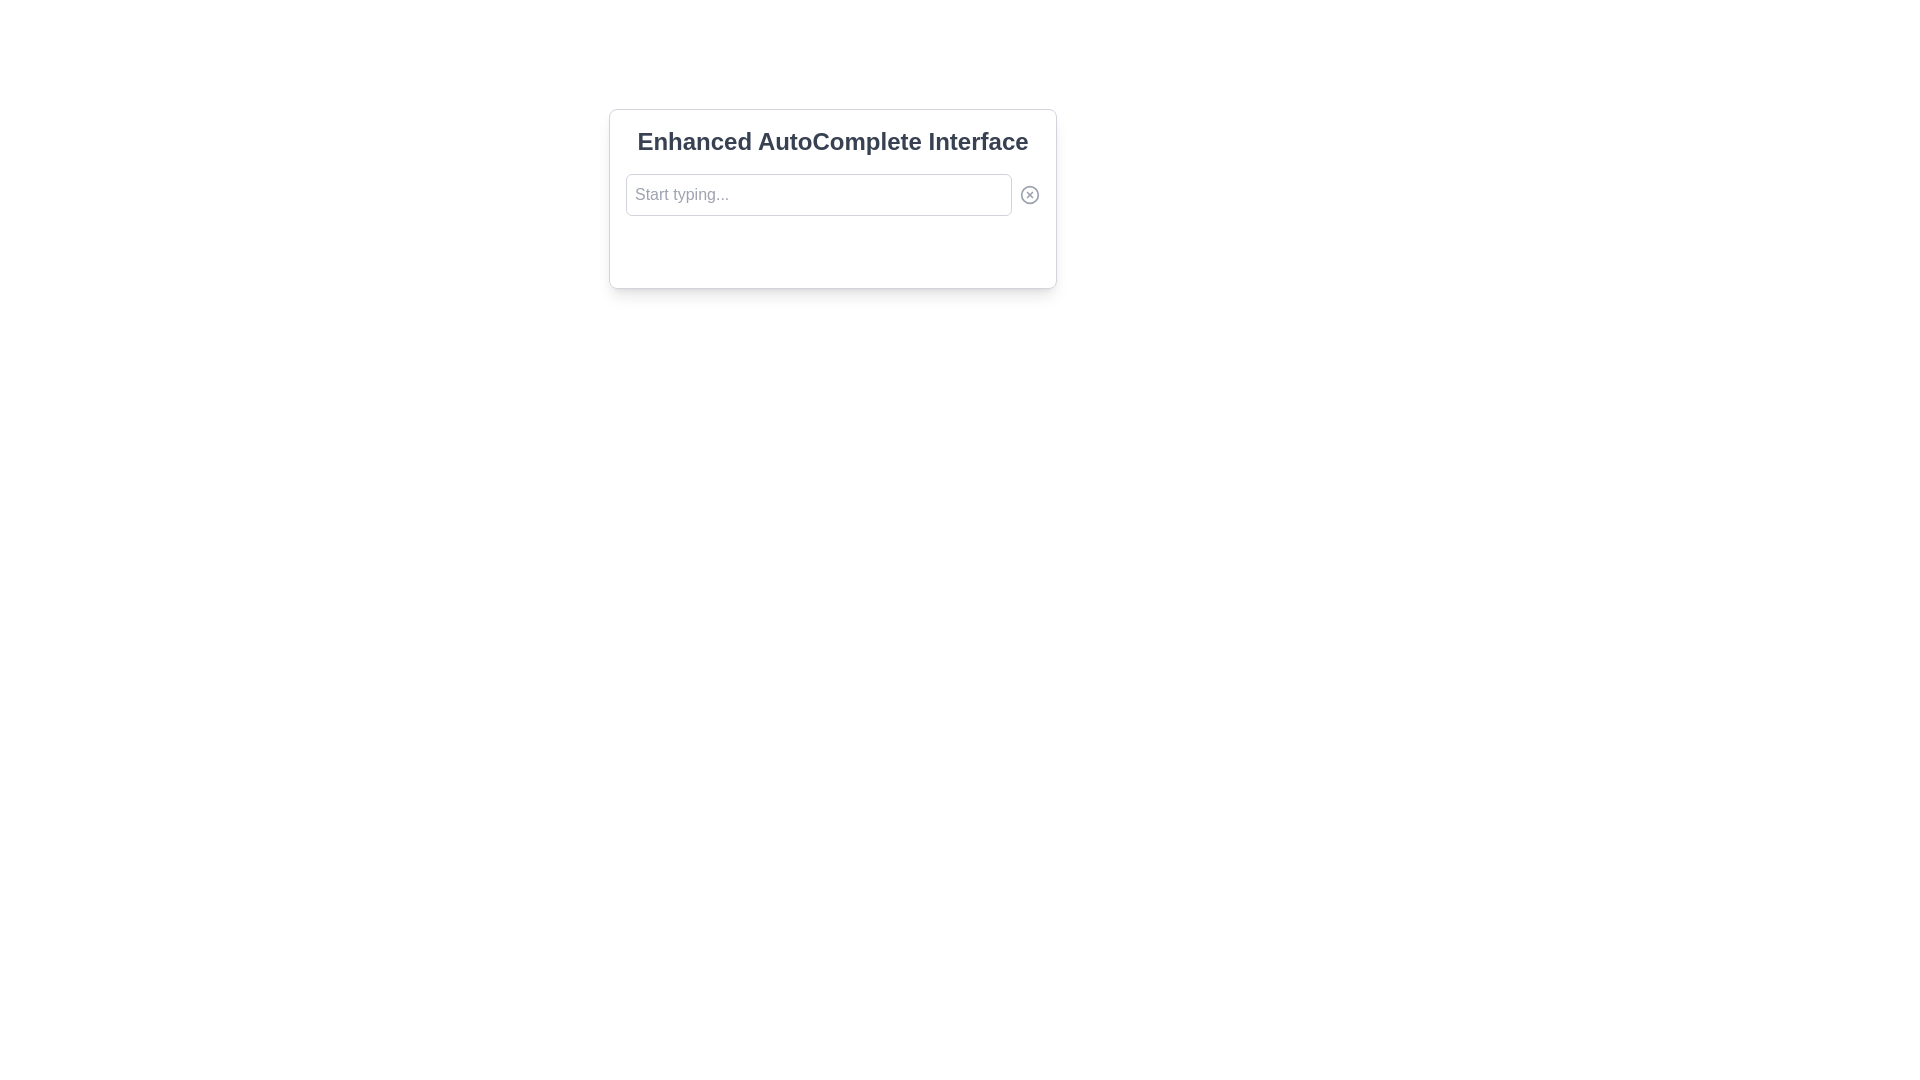  What do you see at coordinates (1030, 195) in the screenshot?
I see `the decorative SVG circle positioned at the center of the icon to the right of the input field, which symbolizes a cancel action` at bounding box center [1030, 195].